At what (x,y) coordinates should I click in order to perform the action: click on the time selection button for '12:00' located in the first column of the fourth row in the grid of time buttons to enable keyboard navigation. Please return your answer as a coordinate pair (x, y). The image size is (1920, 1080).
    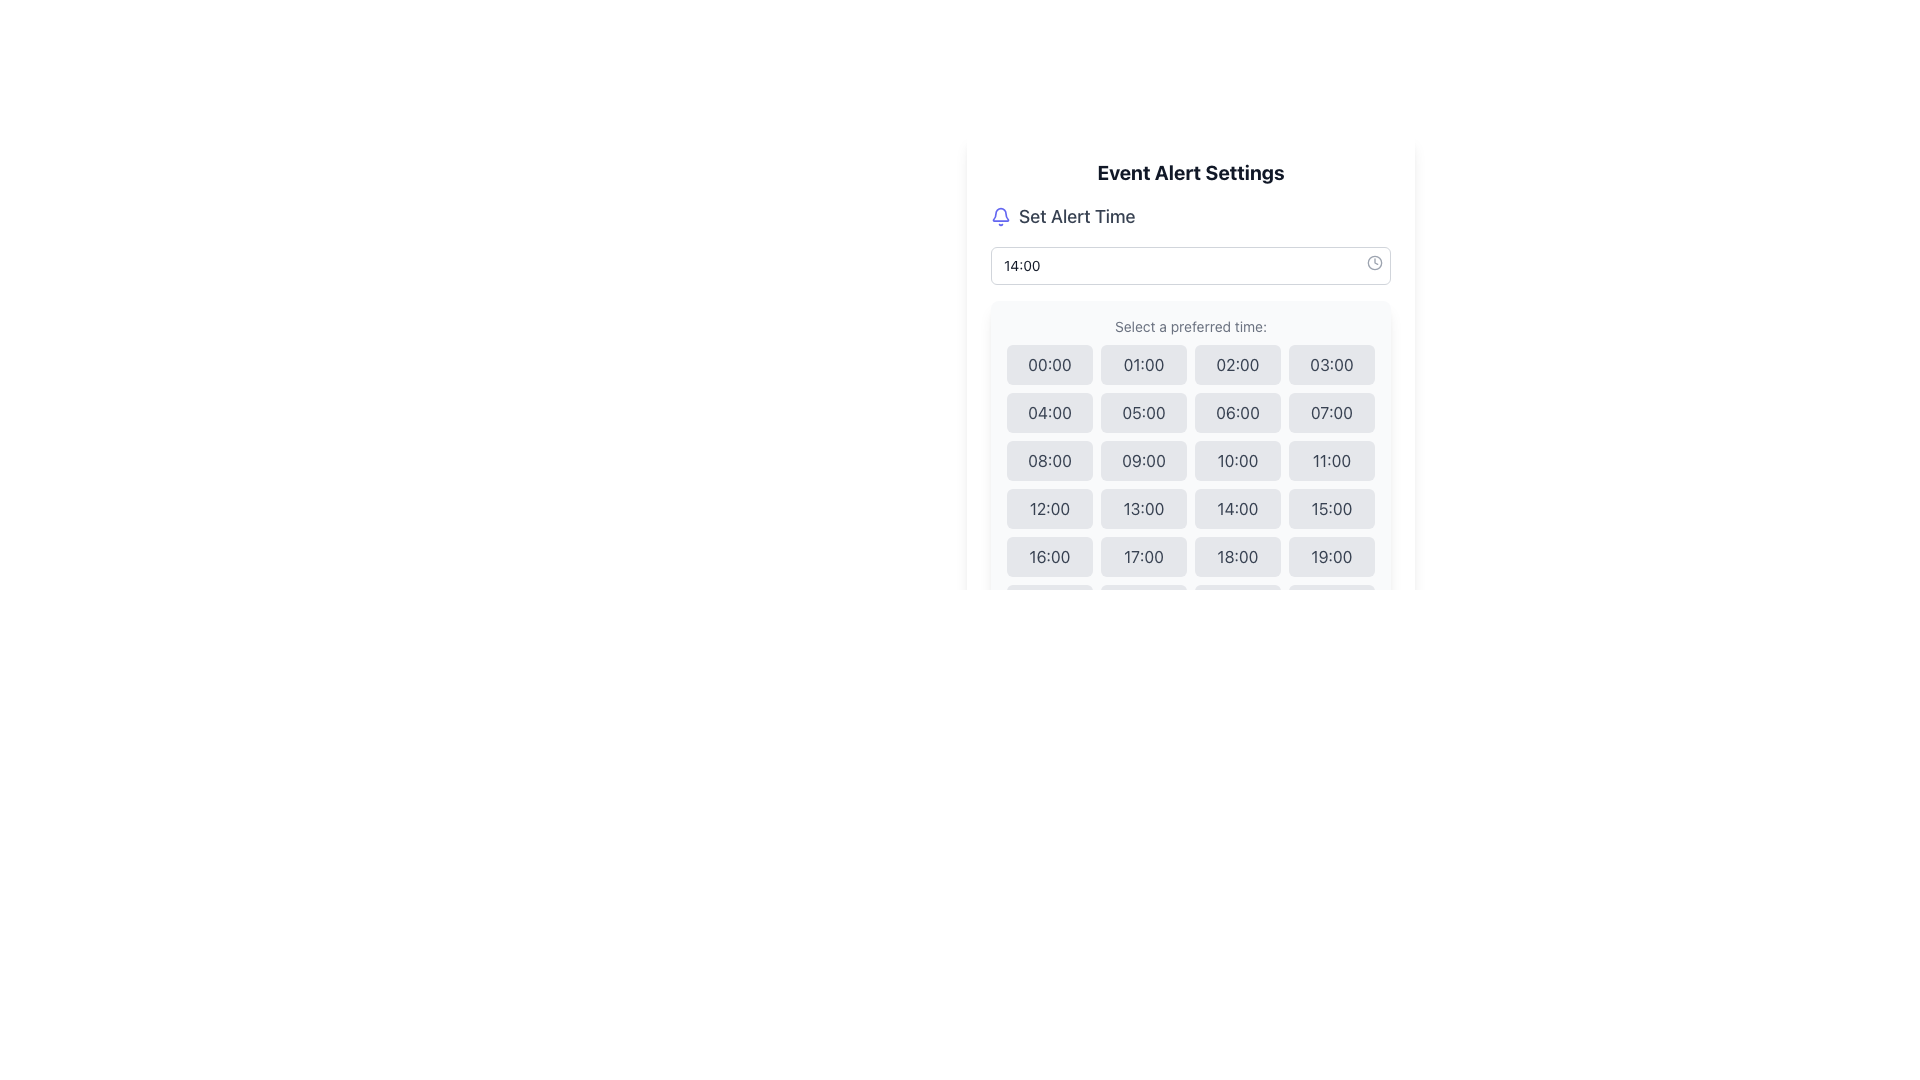
    Looking at the image, I should click on (1049, 508).